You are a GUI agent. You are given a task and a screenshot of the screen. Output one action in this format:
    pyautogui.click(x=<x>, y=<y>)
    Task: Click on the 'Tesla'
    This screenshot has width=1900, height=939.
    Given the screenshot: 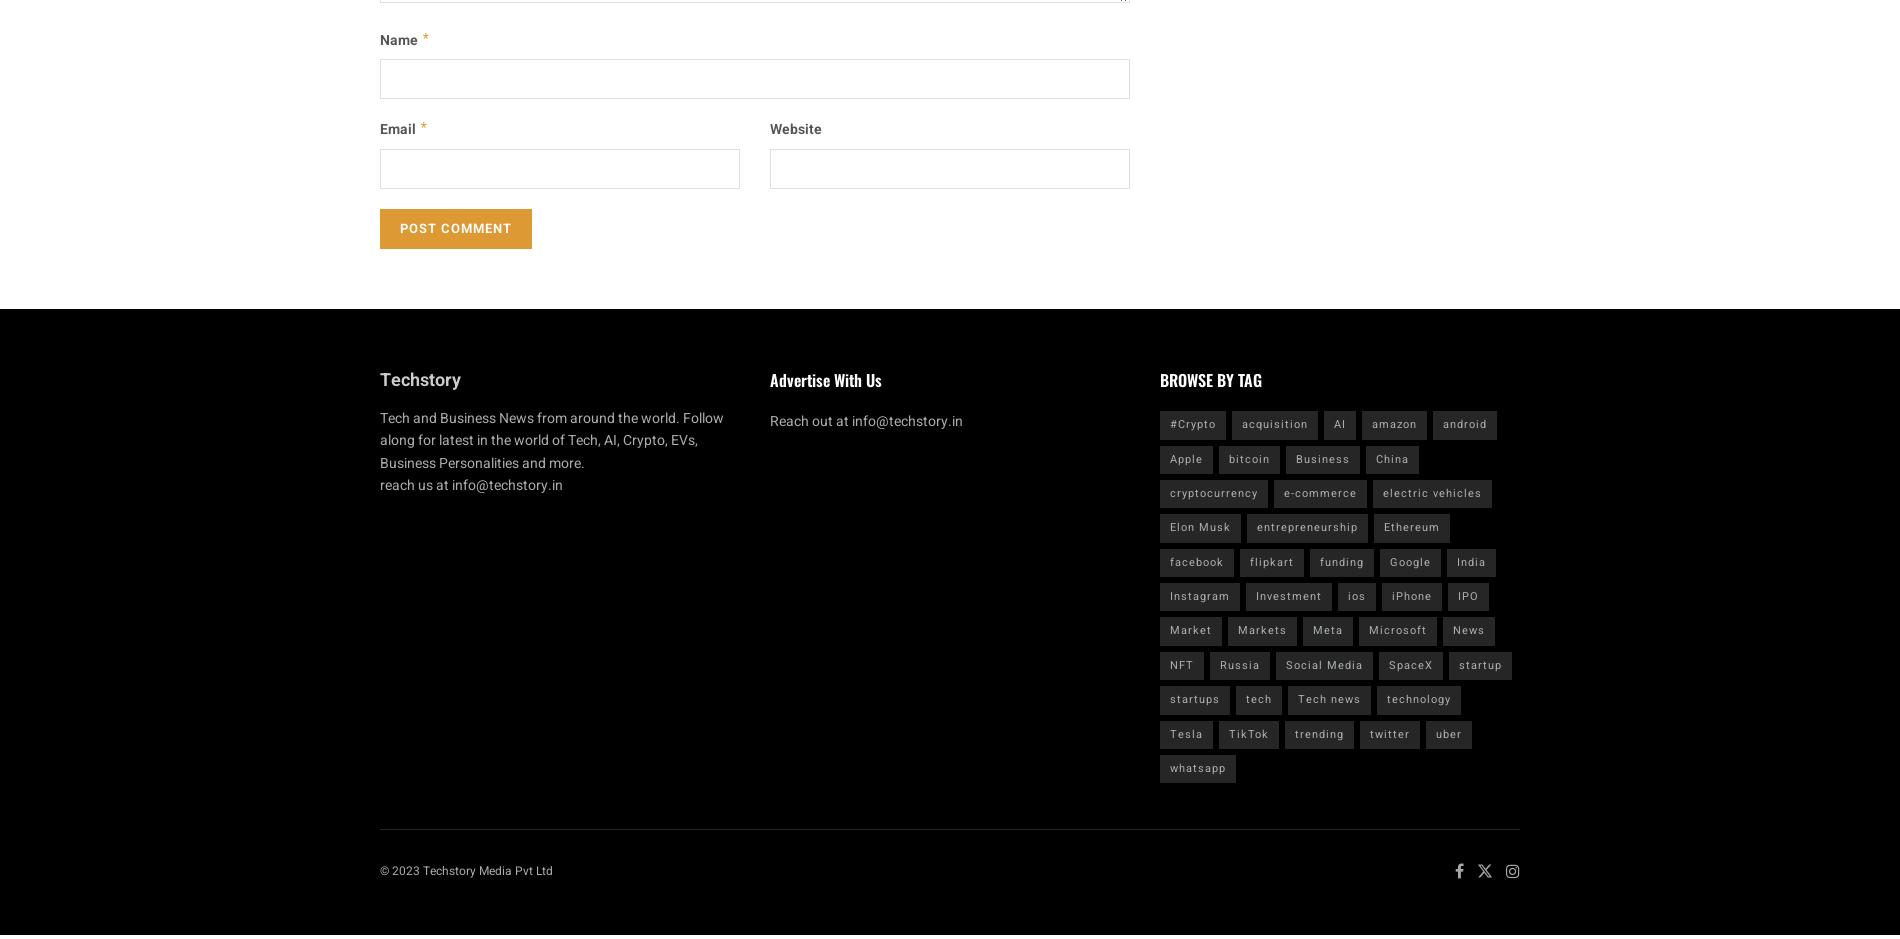 What is the action you would take?
    pyautogui.click(x=1186, y=733)
    